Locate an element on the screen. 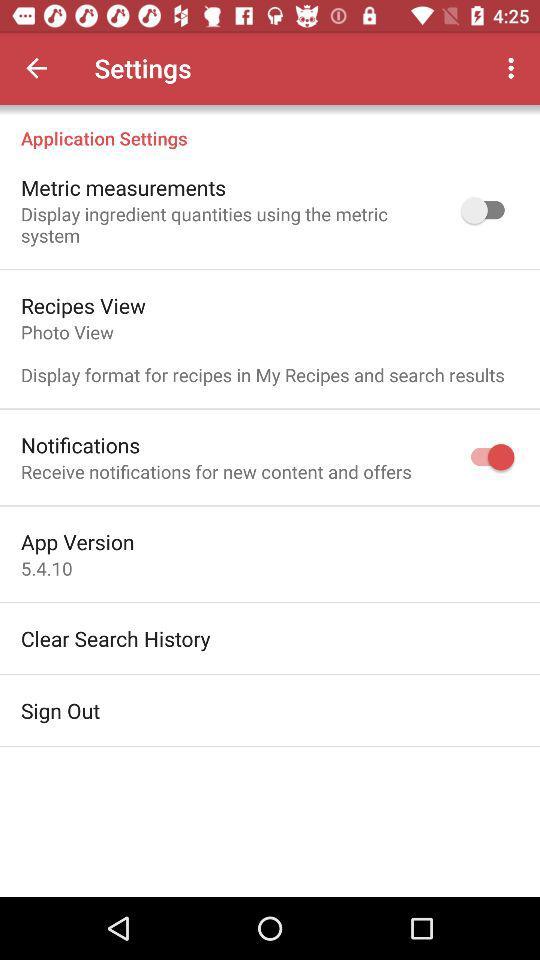 This screenshot has height=960, width=540. receive notifications for icon is located at coordinates (215, 471).